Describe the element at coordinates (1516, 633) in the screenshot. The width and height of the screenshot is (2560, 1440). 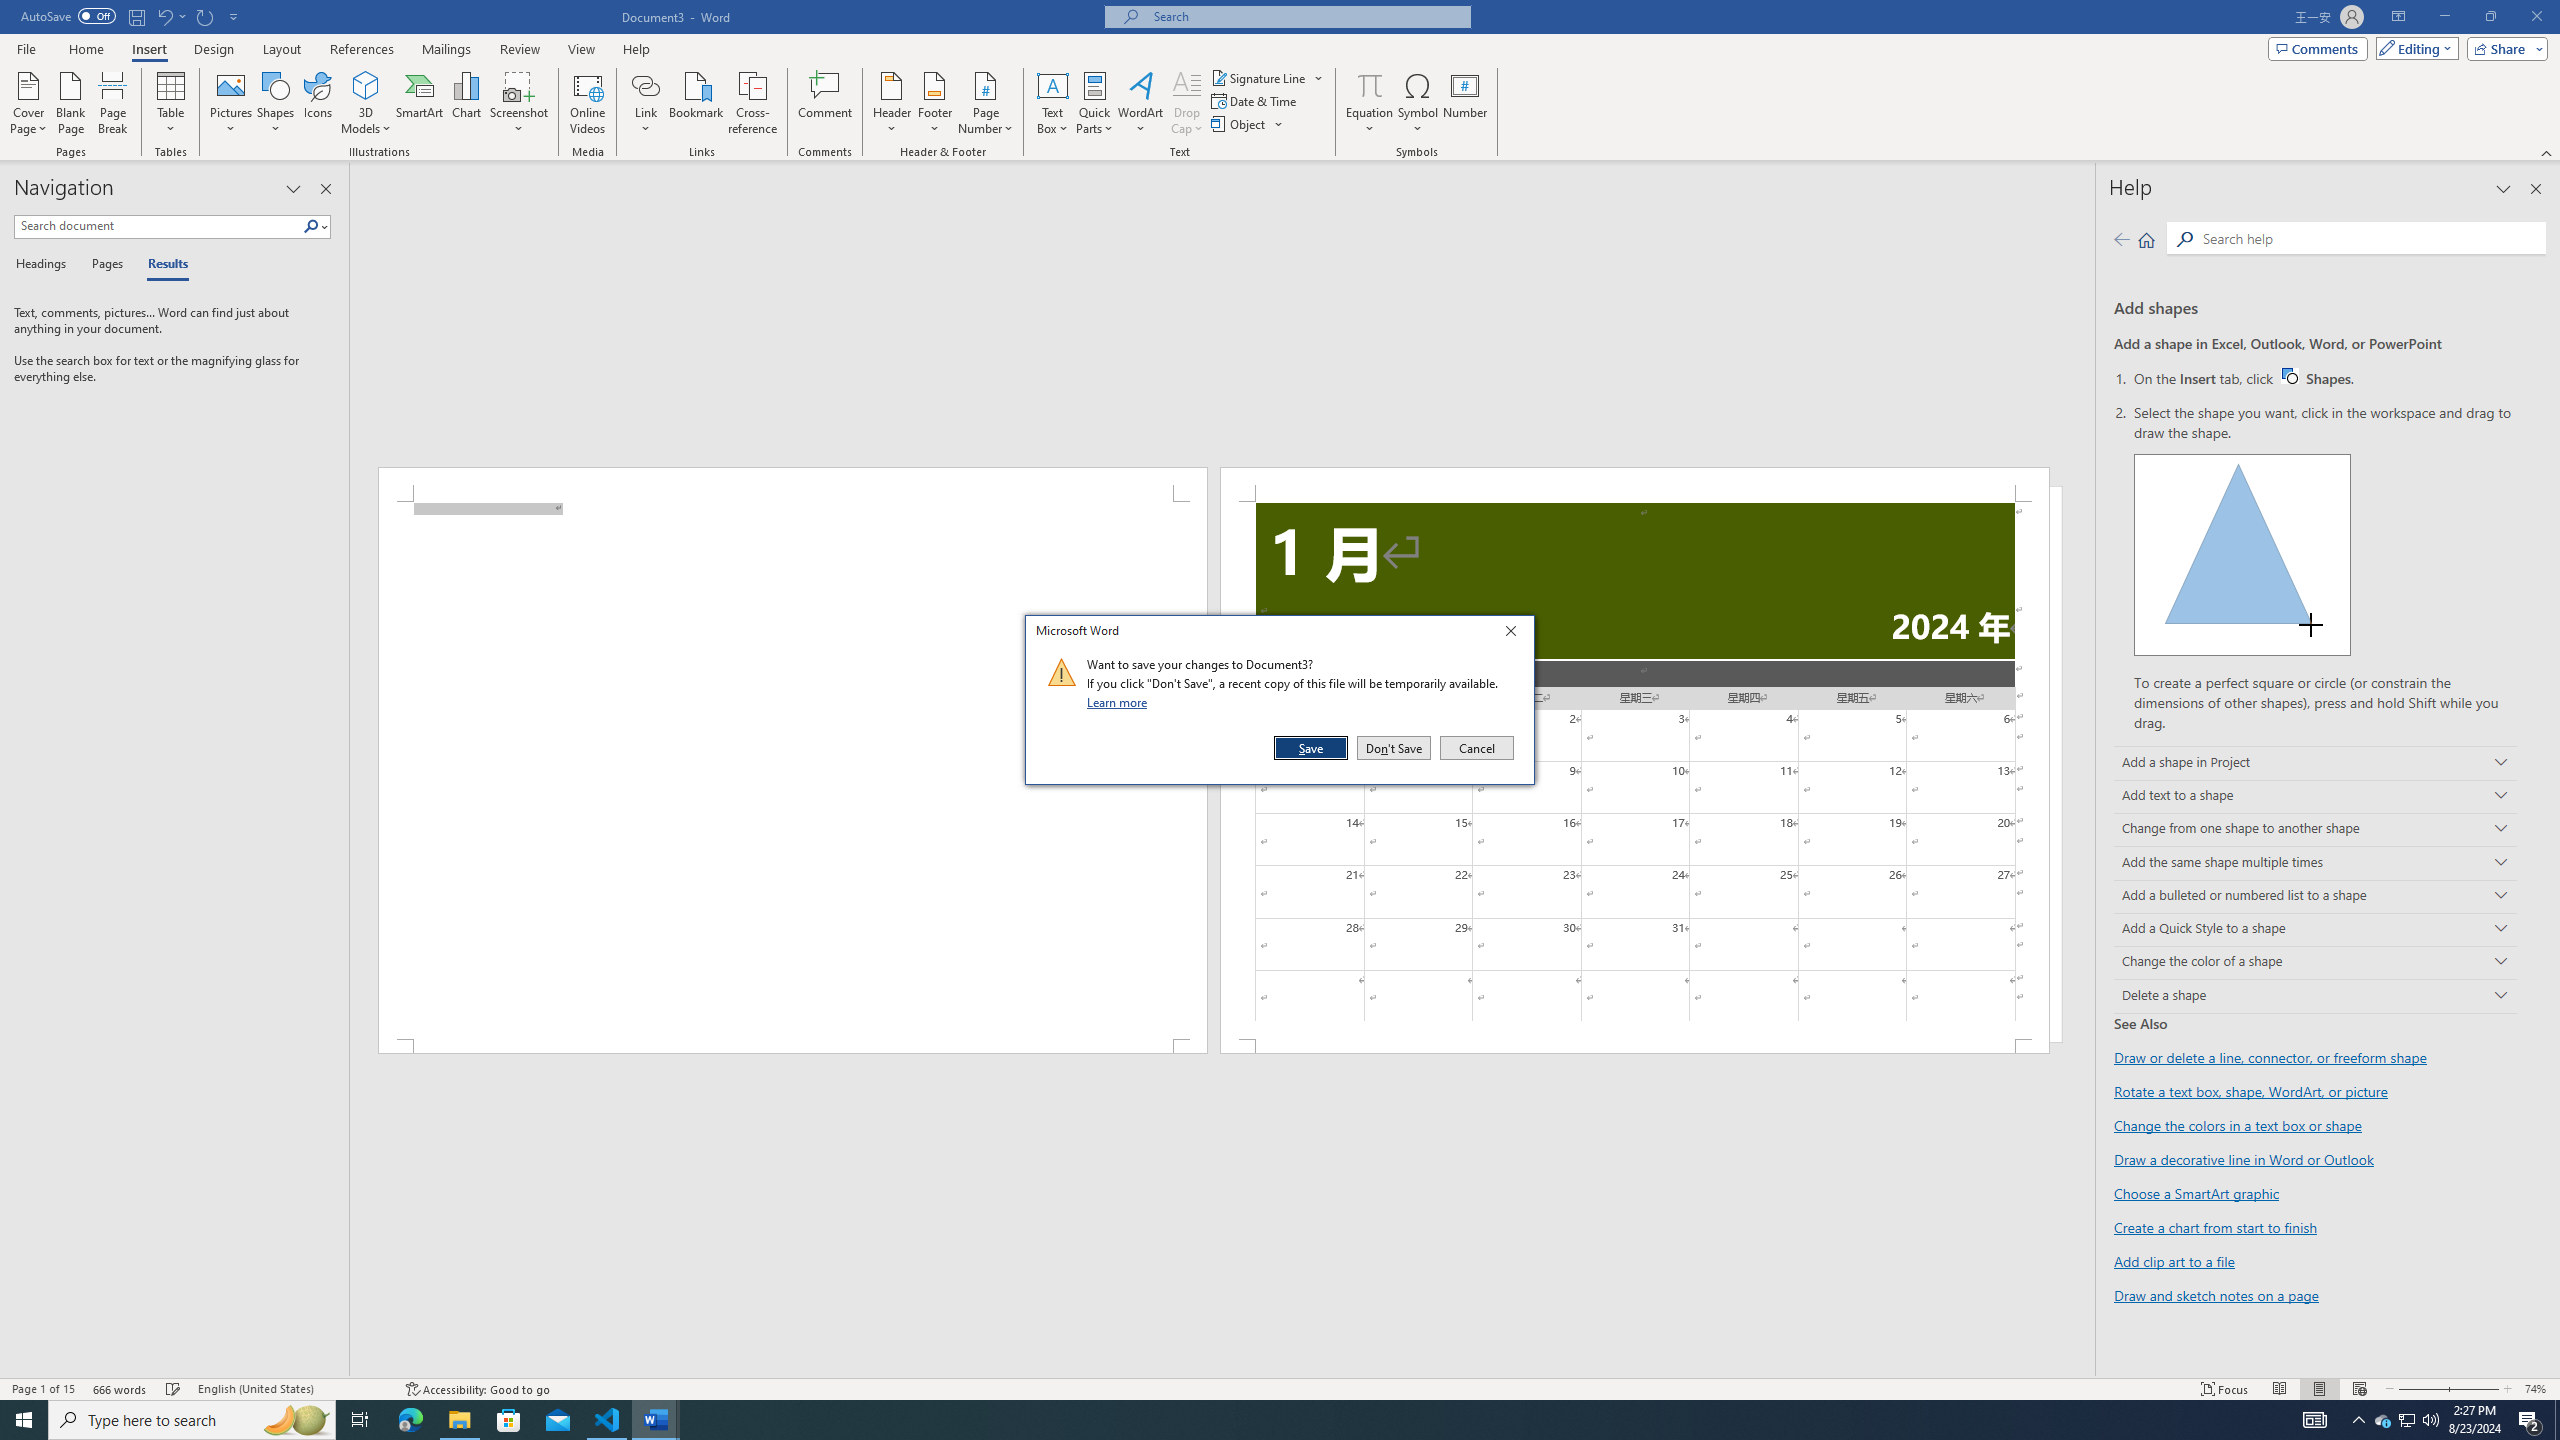
I see `'Close'` at that location.